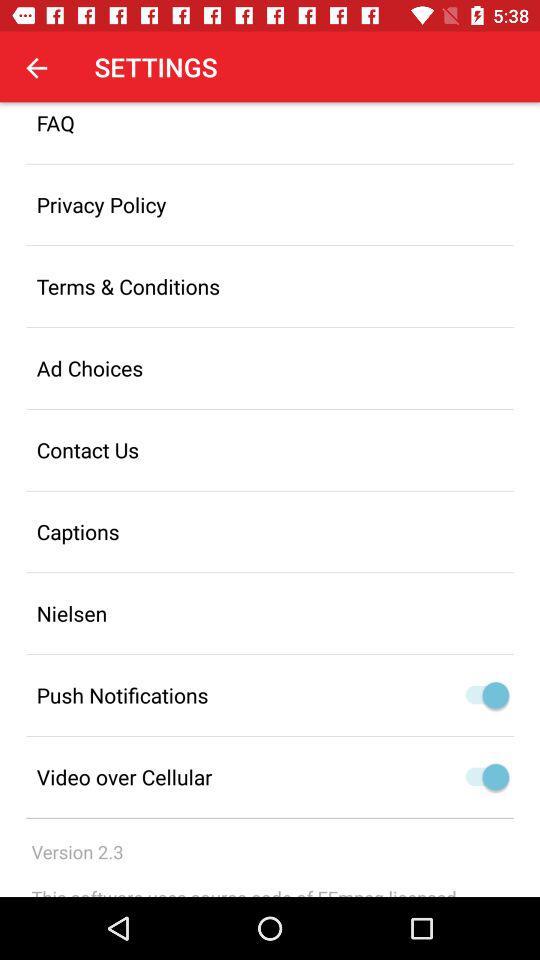 The image size is (540, 960). I want to click on push notifications, so click(494, 695).